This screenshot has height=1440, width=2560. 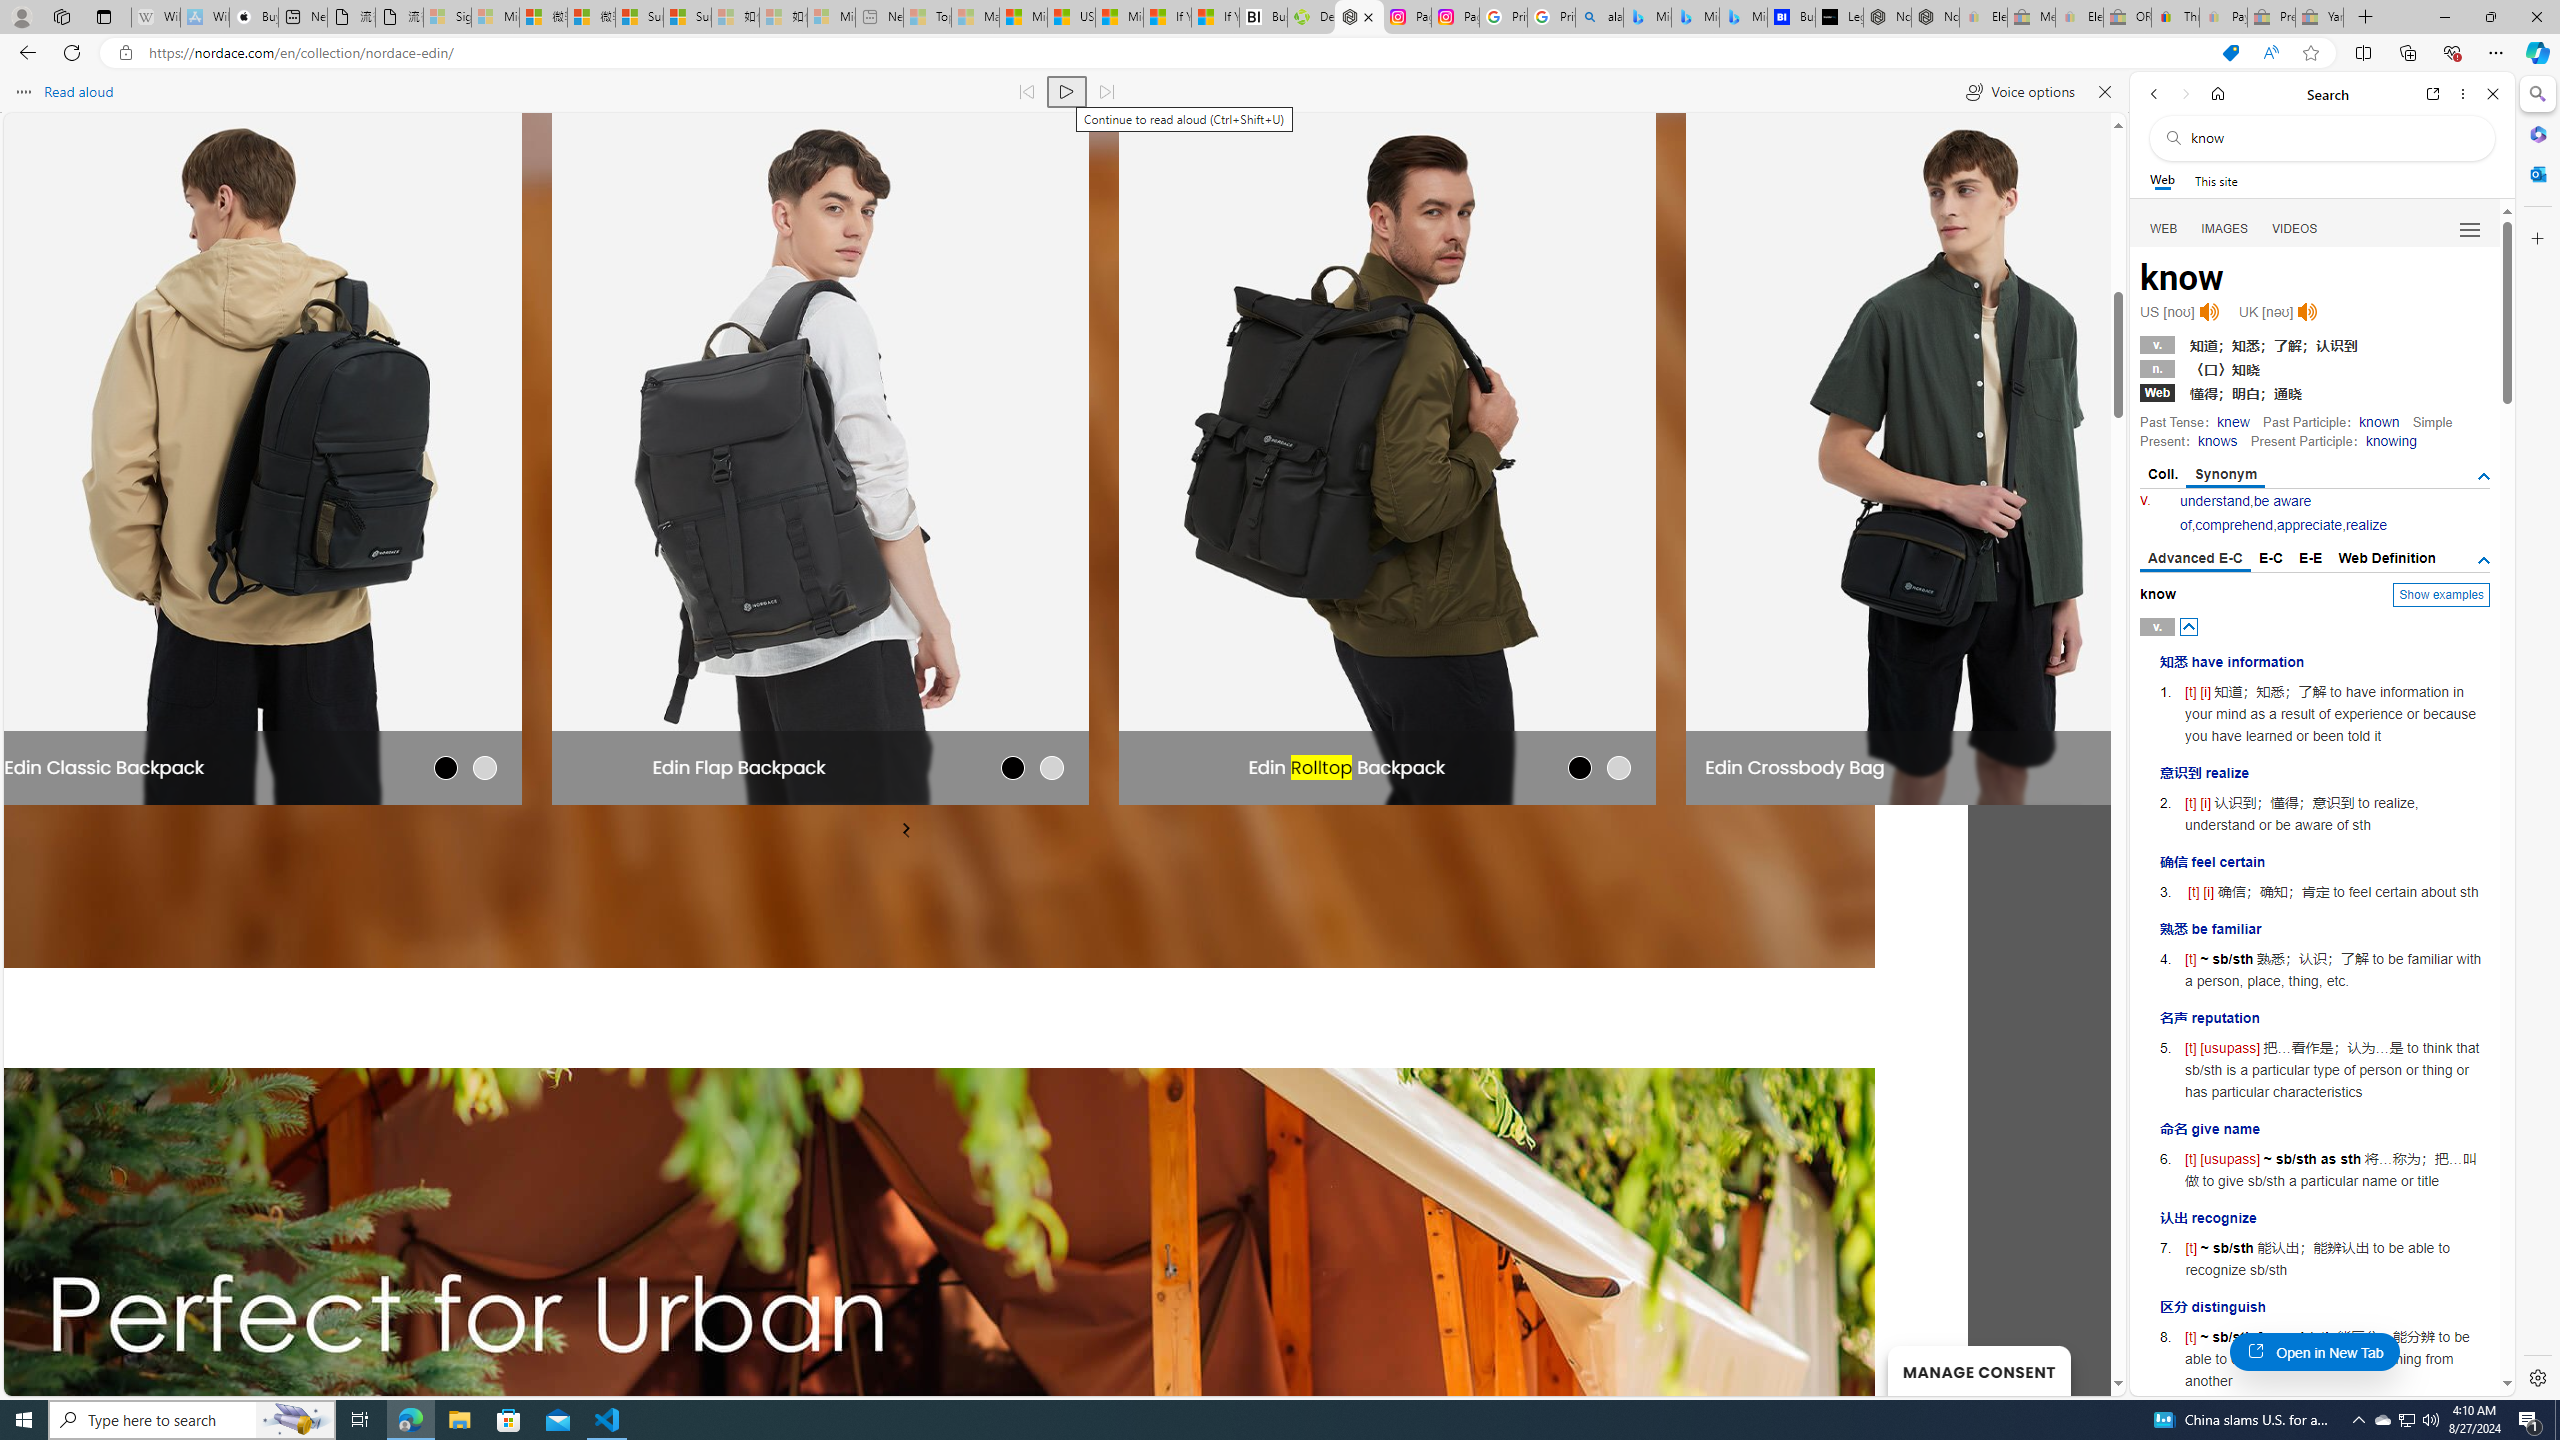 I want to click on 'More options', so click(x=2463, y=93).